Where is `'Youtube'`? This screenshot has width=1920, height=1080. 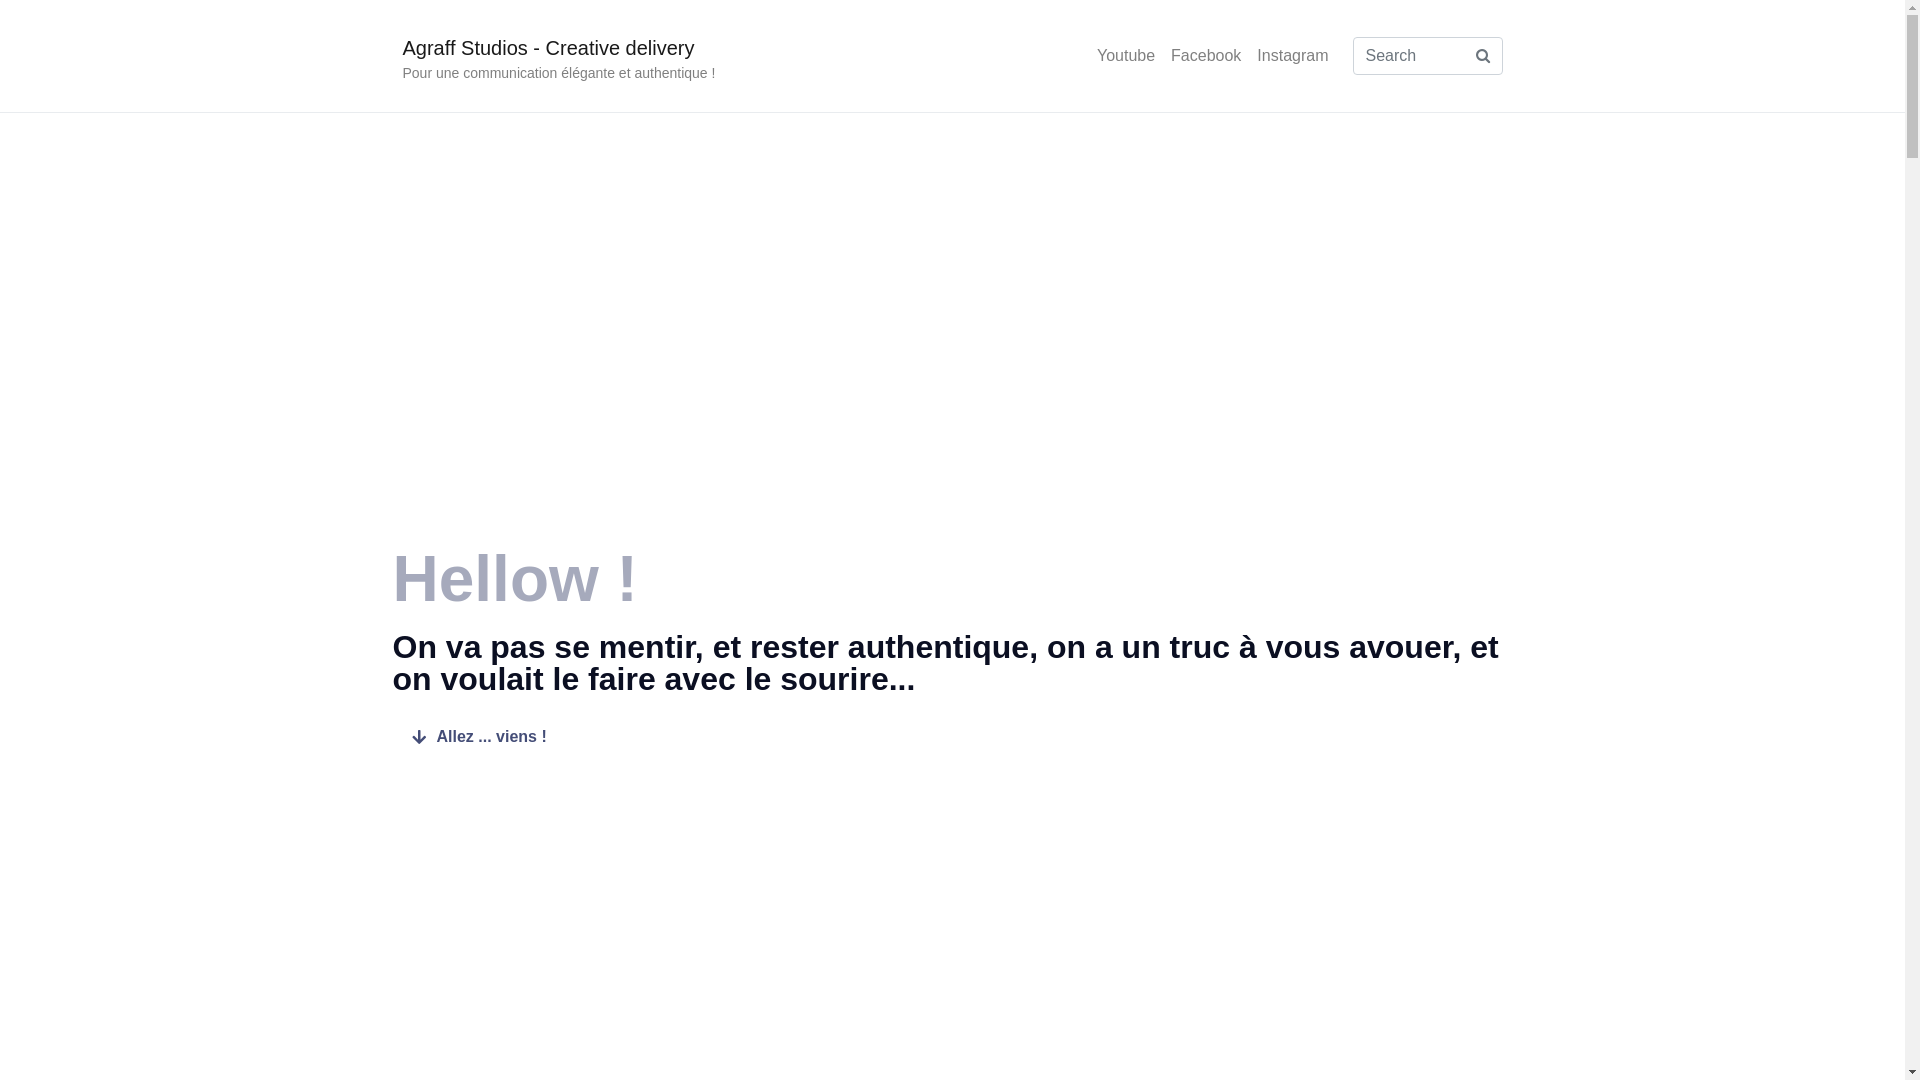
'Youtube' is located at coordinates (1126, 55).